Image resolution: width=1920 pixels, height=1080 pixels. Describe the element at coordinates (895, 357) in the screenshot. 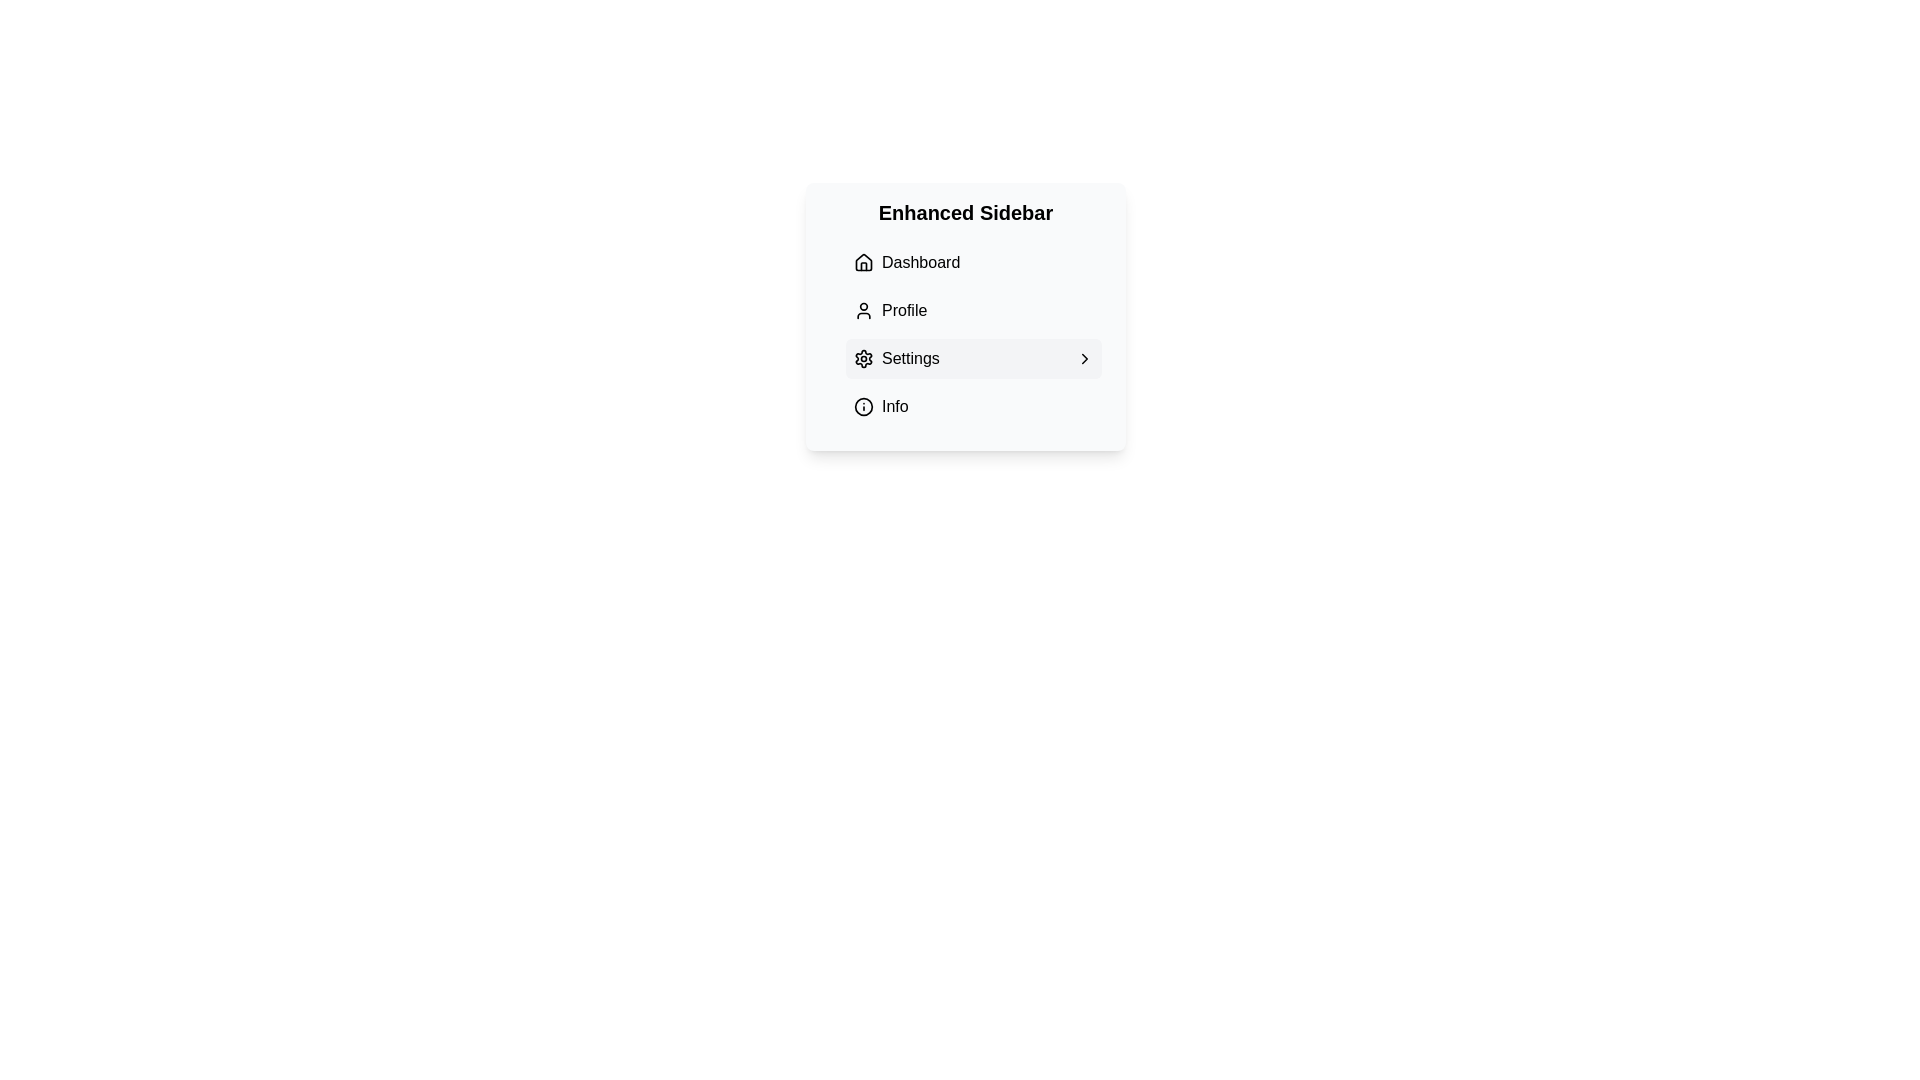

I see `the 'Settings' text label, which is styled in bold black font and positioned to the right of a gear-shaped icon` at that location.